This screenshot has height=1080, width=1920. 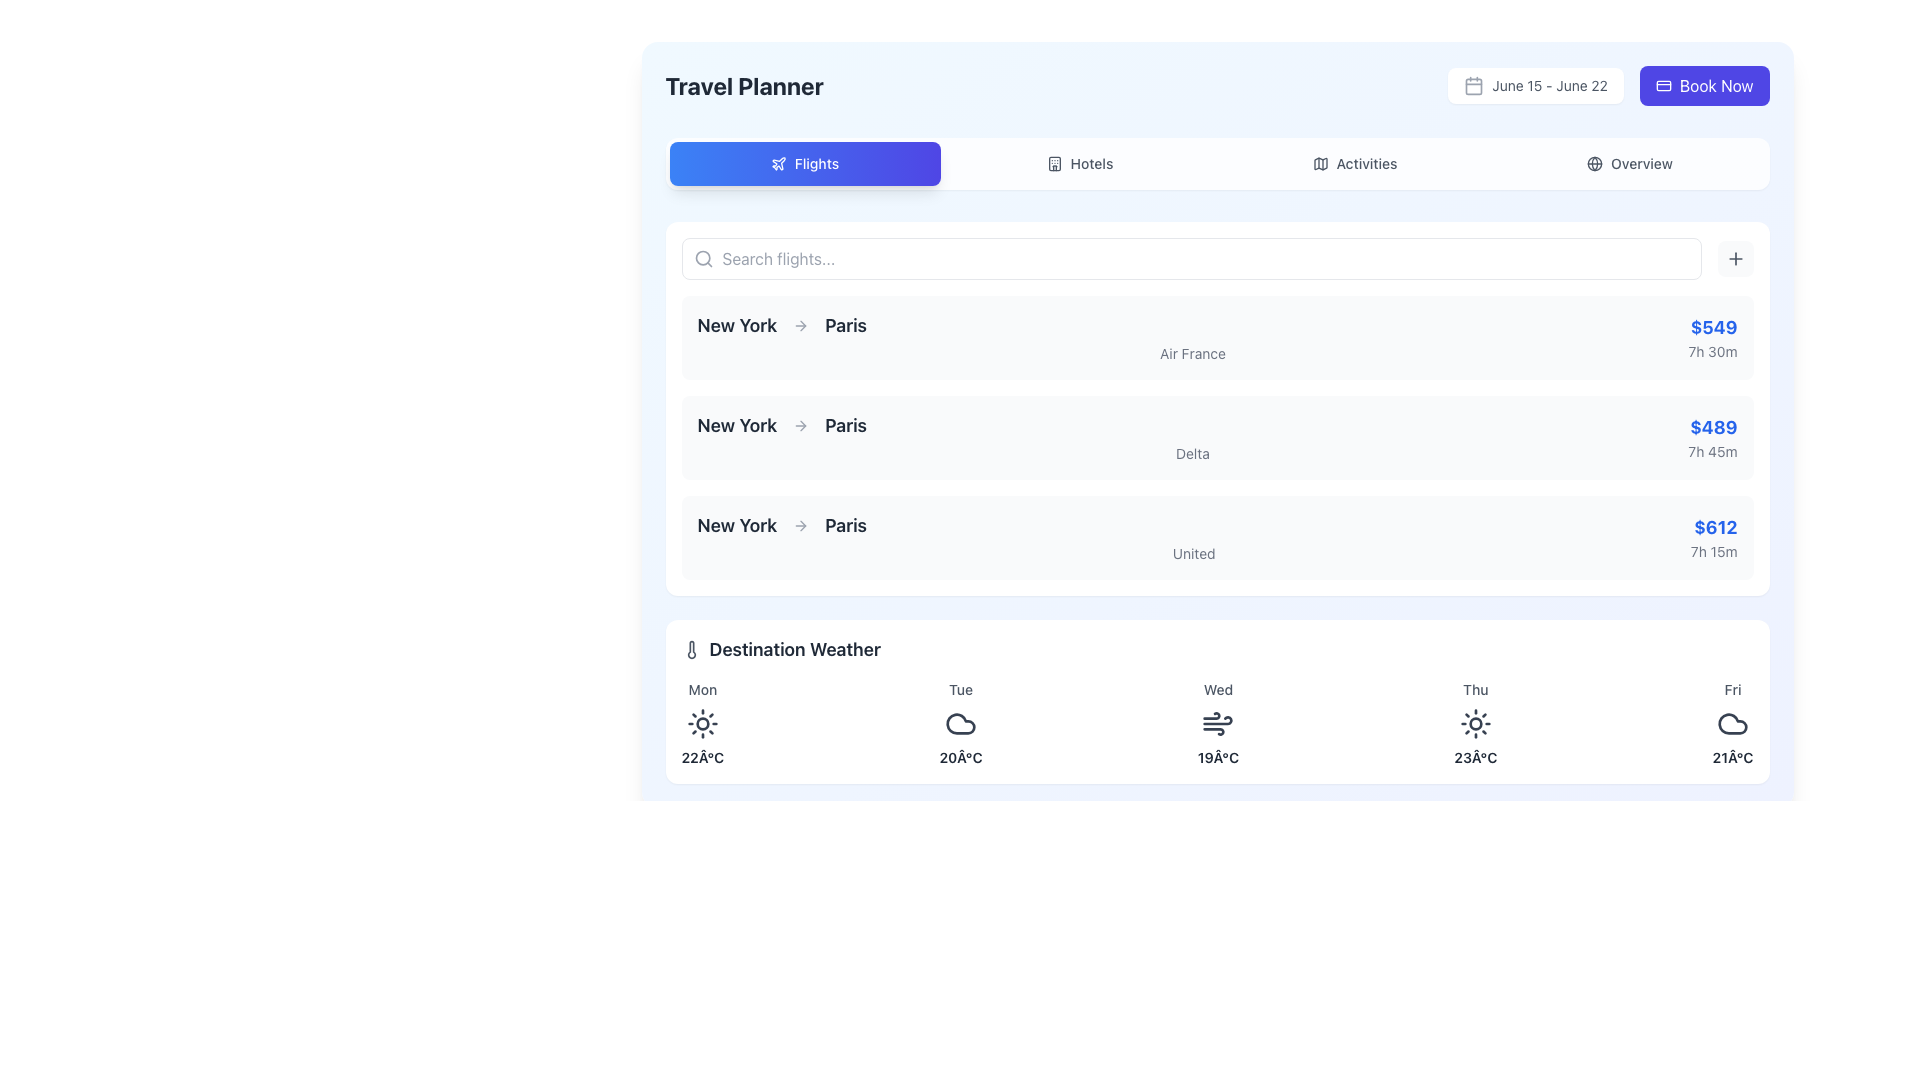 What do you see at coordinates (1192, 337) in the screenshot?
I see `the textual display element that provides flight information (New York to Paris, Air France) located in the upper section of the flight options list` at bounding box center [1192, 337].